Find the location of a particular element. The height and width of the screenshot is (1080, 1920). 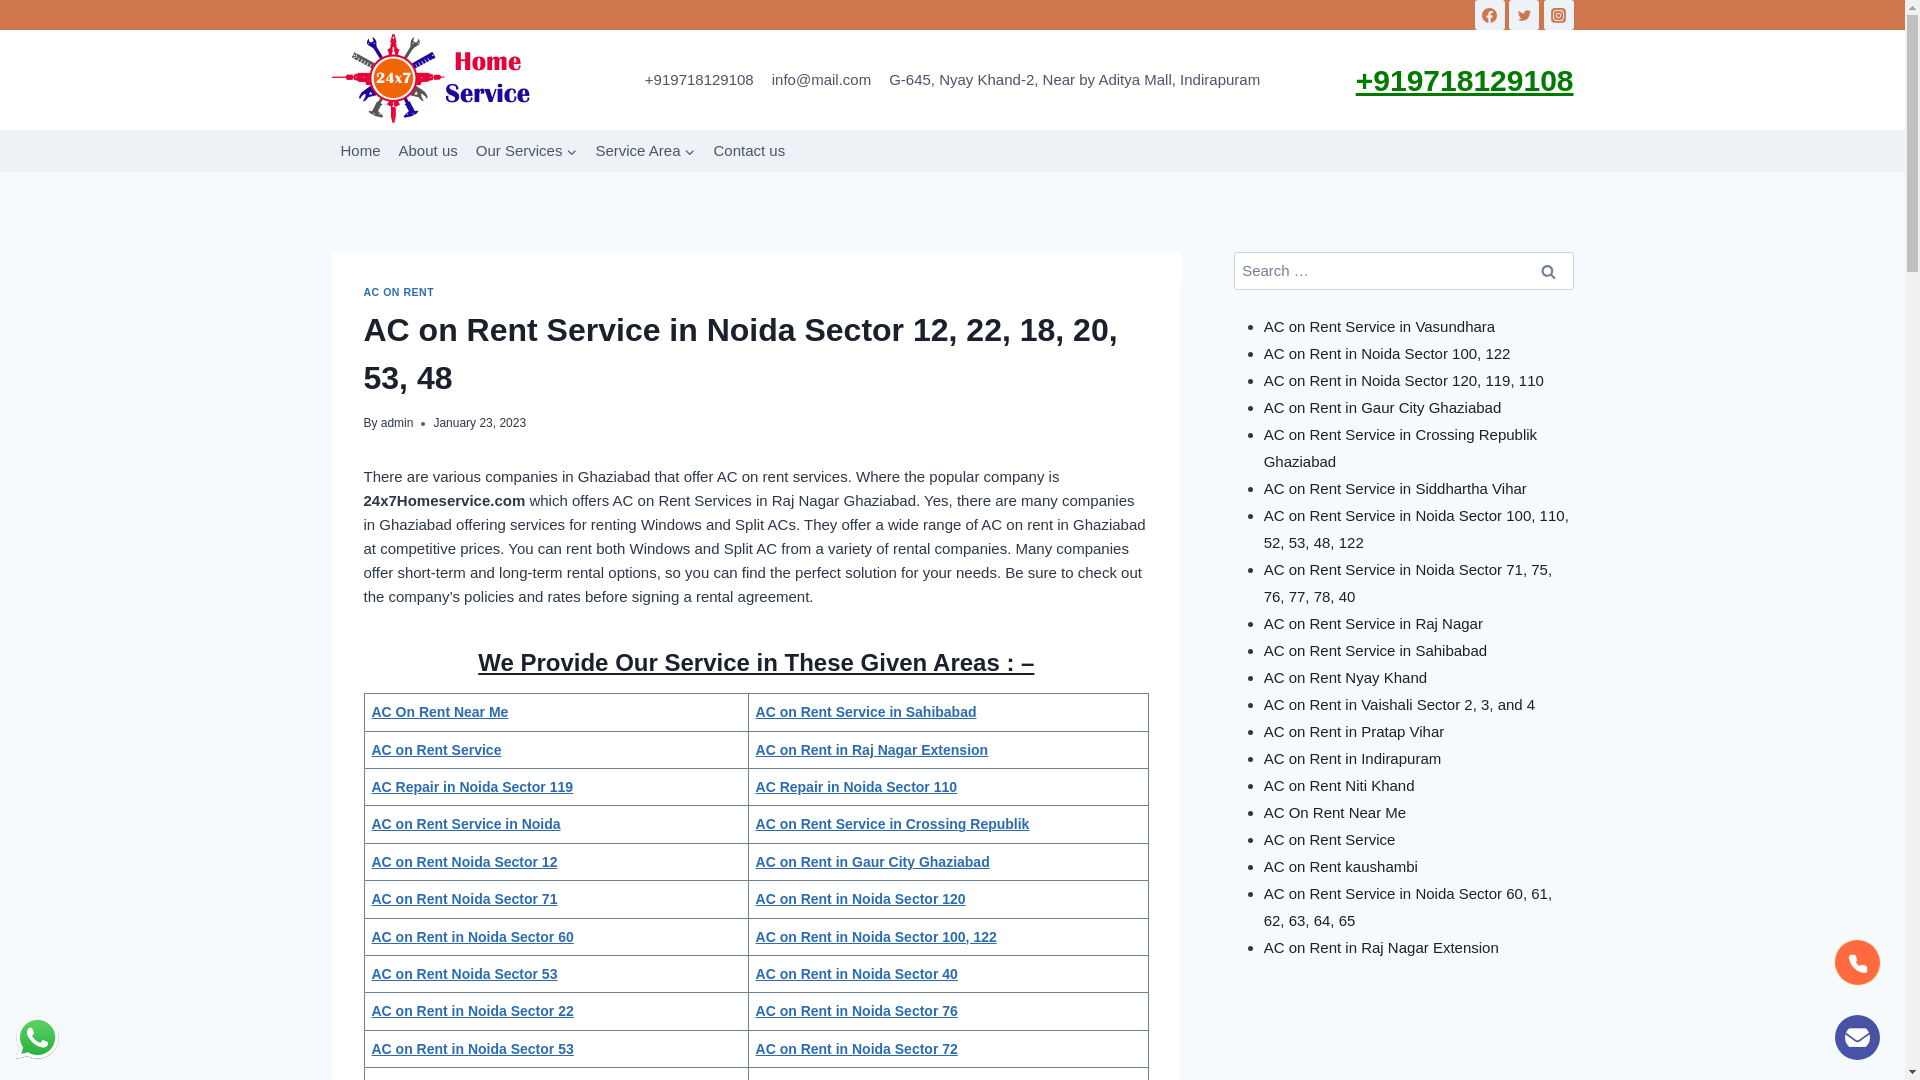

'AC on Rent Service in Sahibabad' is located at coordinates (866, 711).